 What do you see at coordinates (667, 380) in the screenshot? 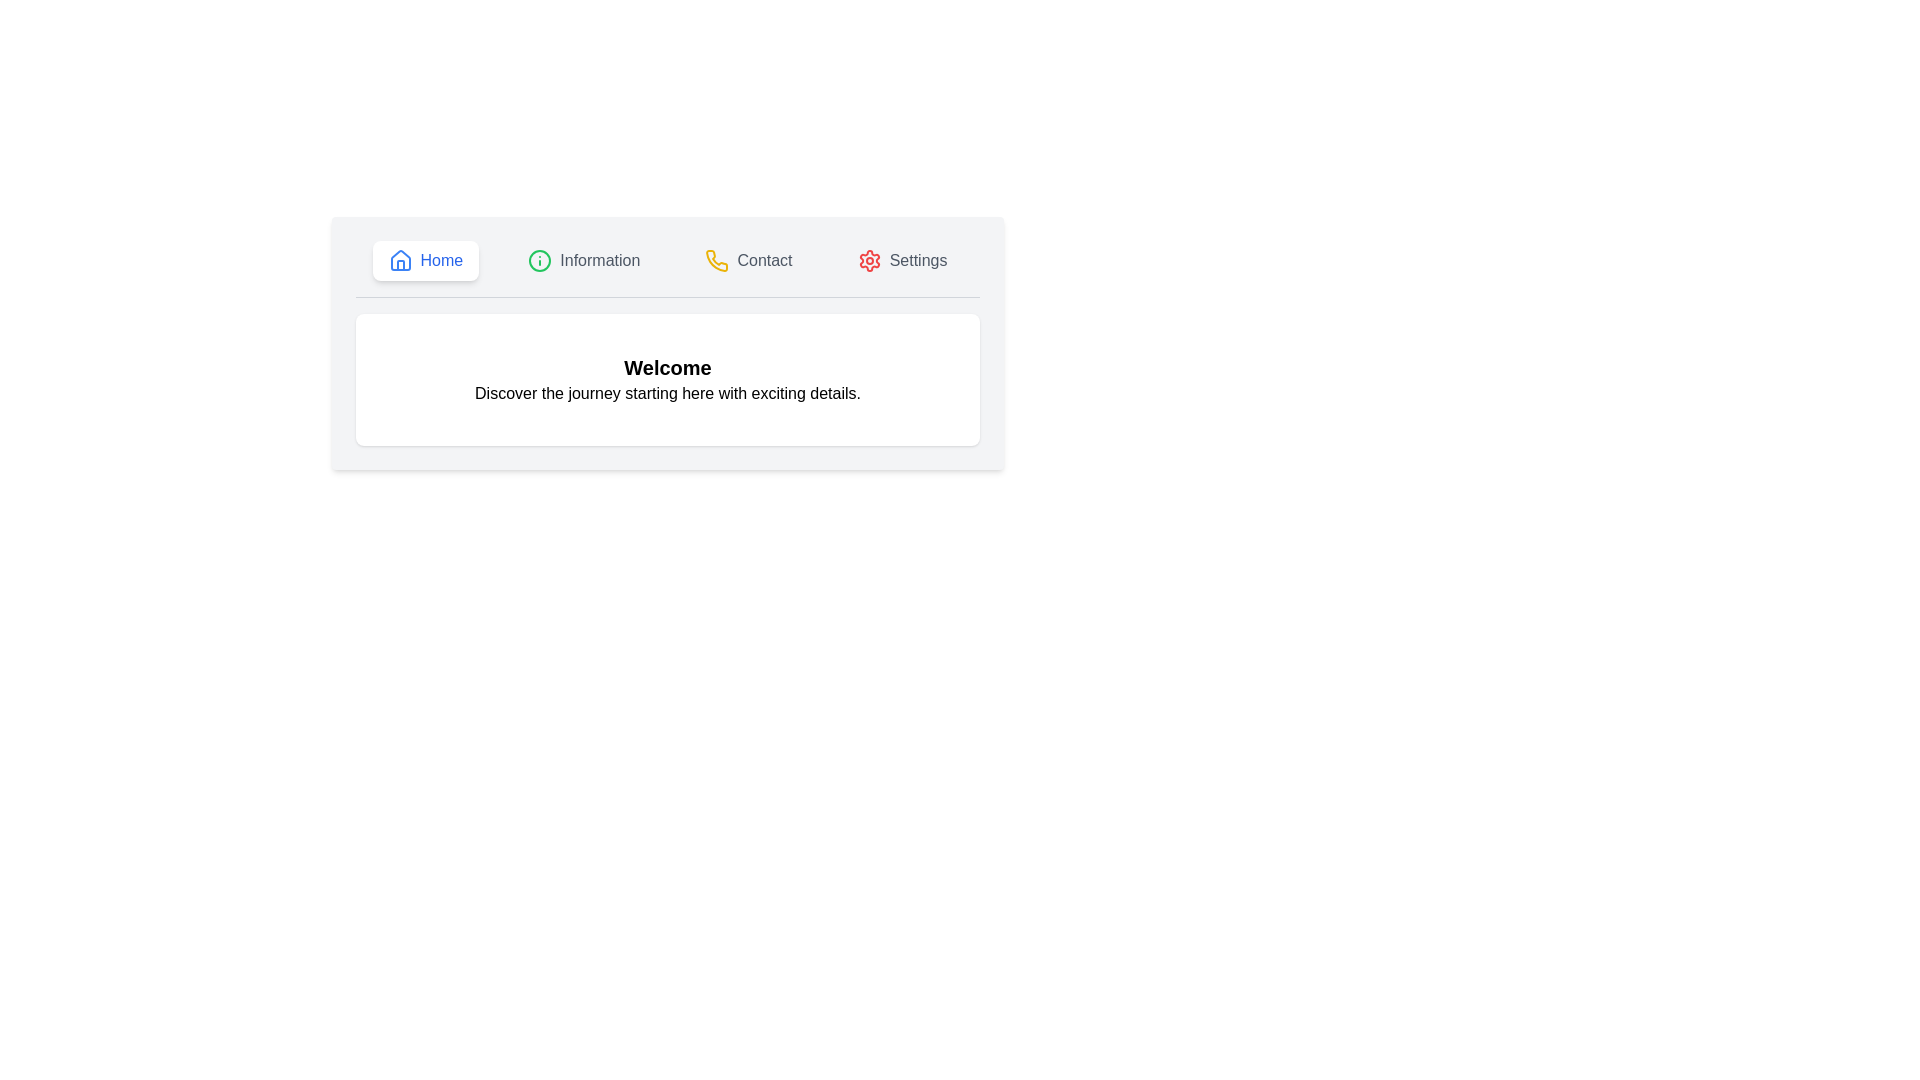
I see `welcome message displayed in the text area that contains the bolded title 'Welcome' and the descriptive sentence 'Discover the journey starting here with exciting details.'` at bounding box center [667, 380].